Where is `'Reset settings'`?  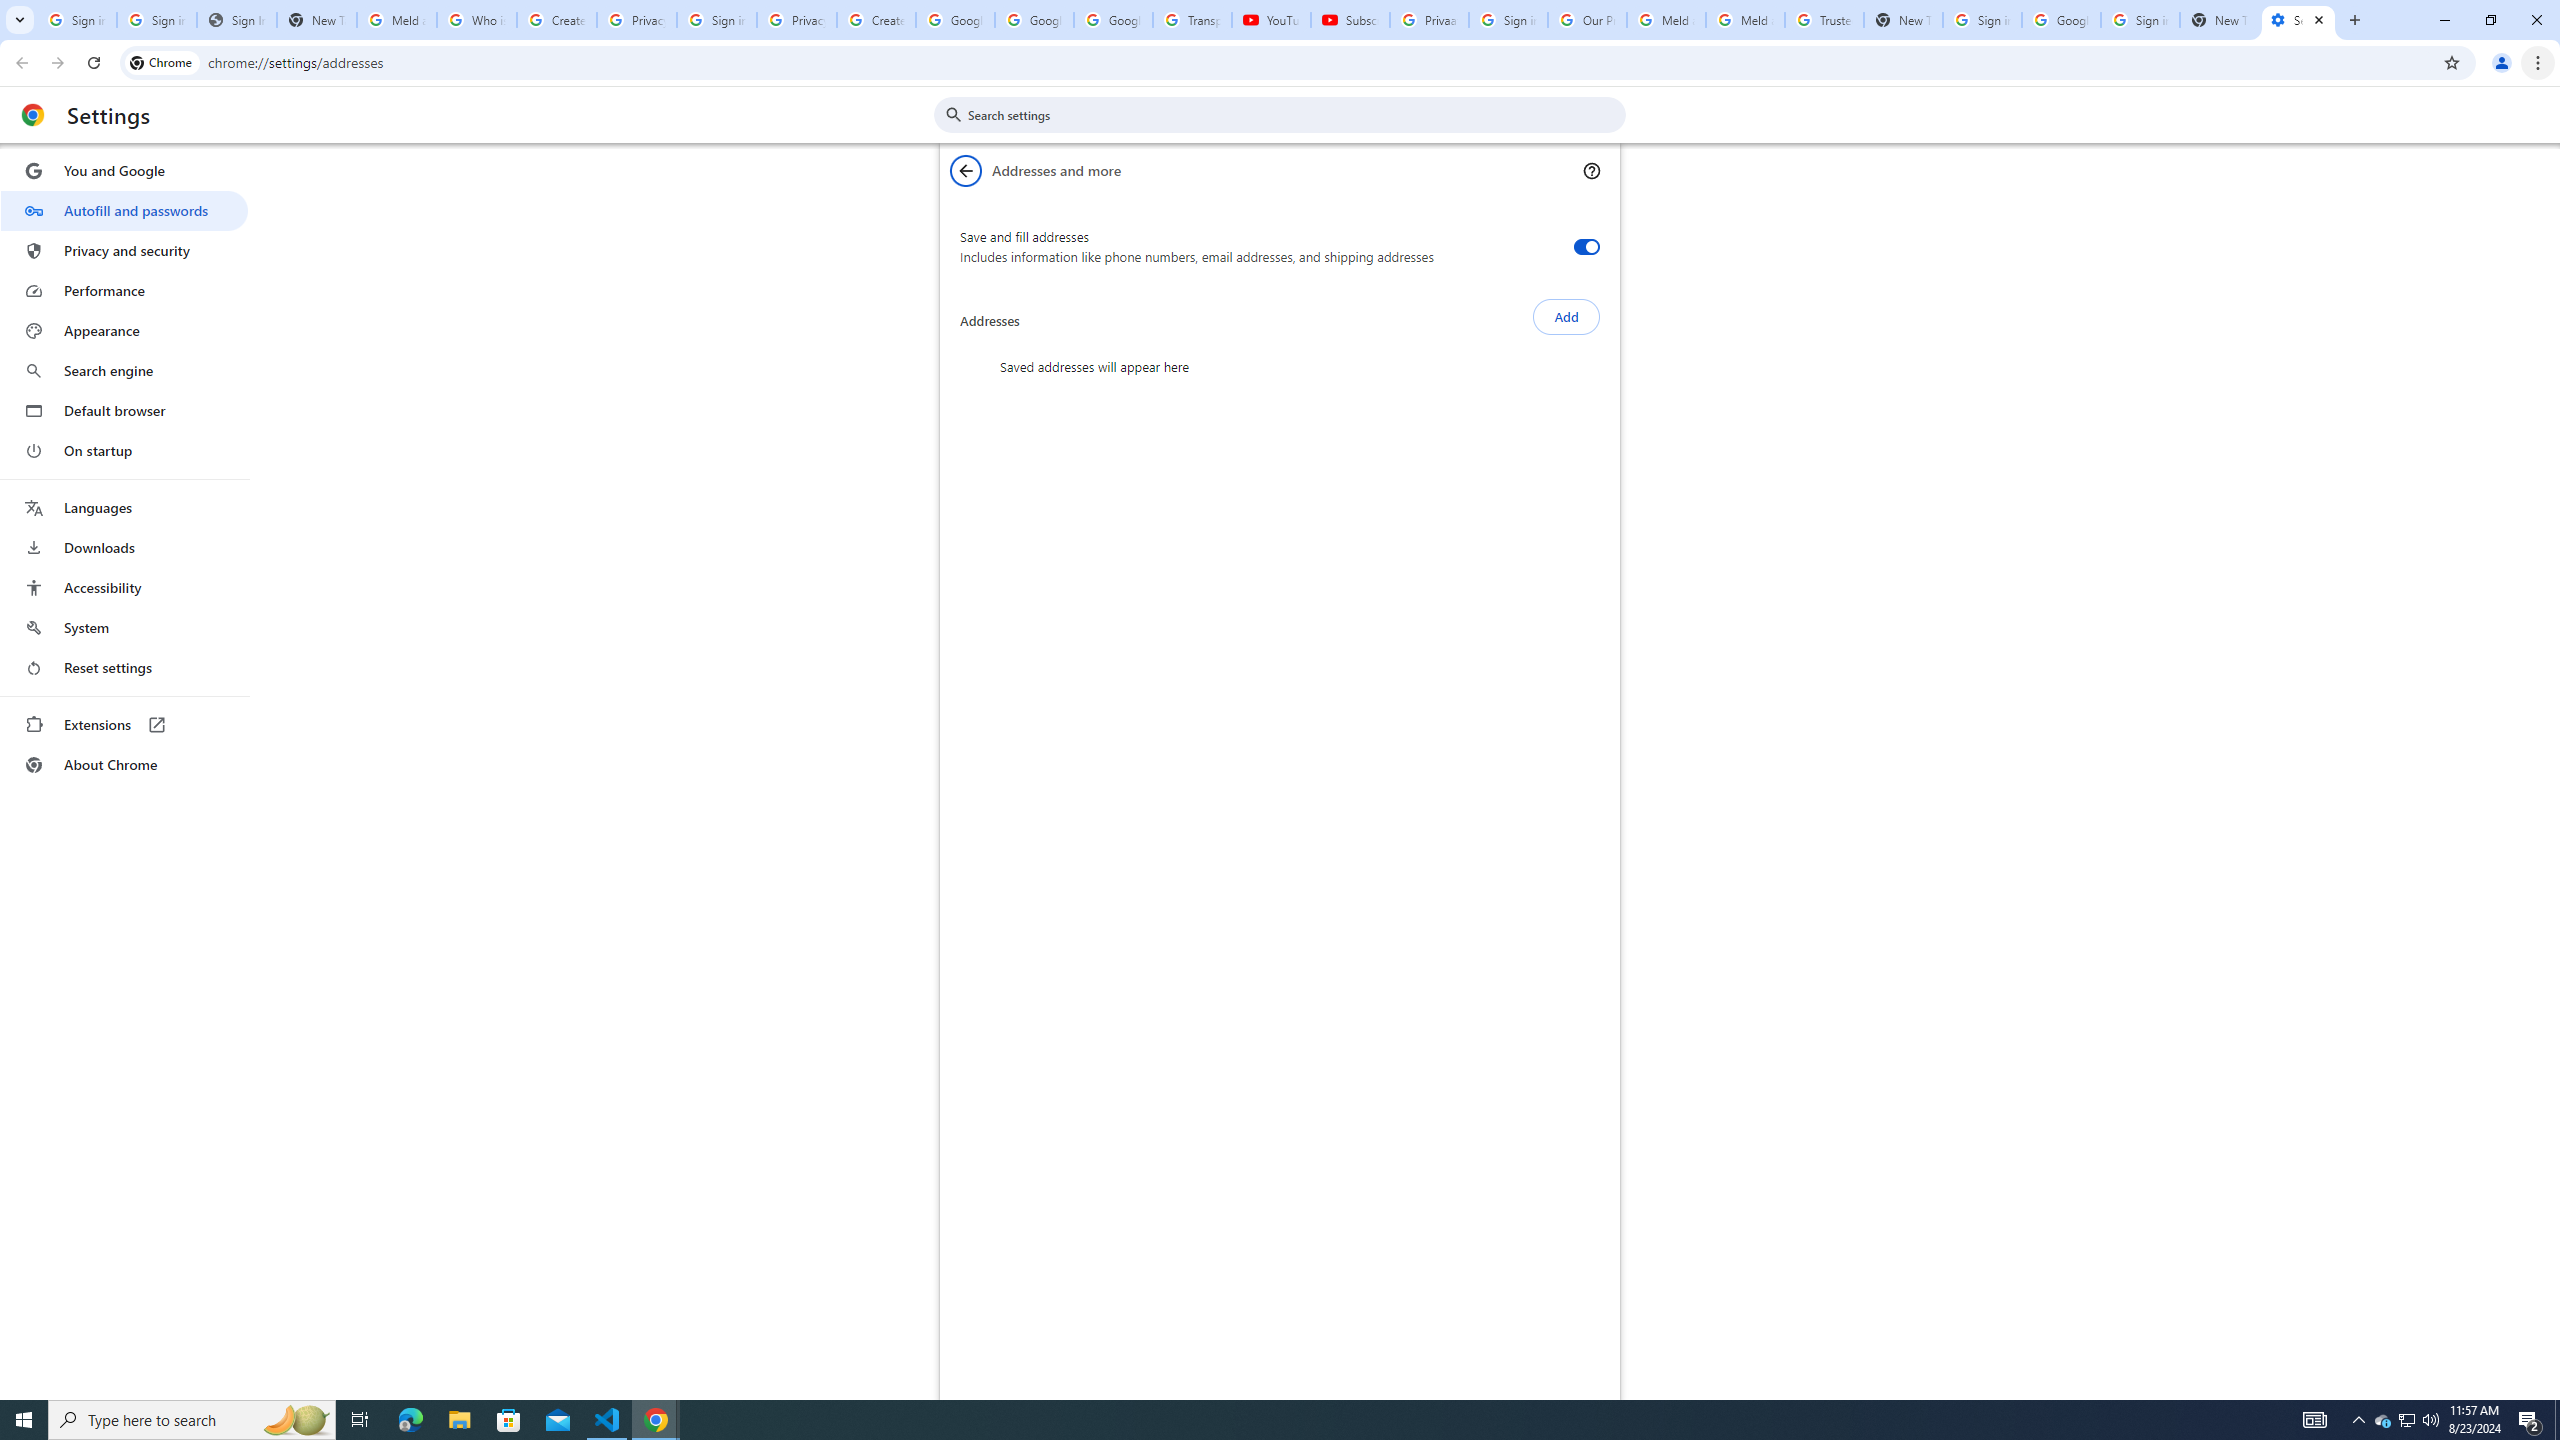 'Reset settings' is located at coordinates (123, 667).